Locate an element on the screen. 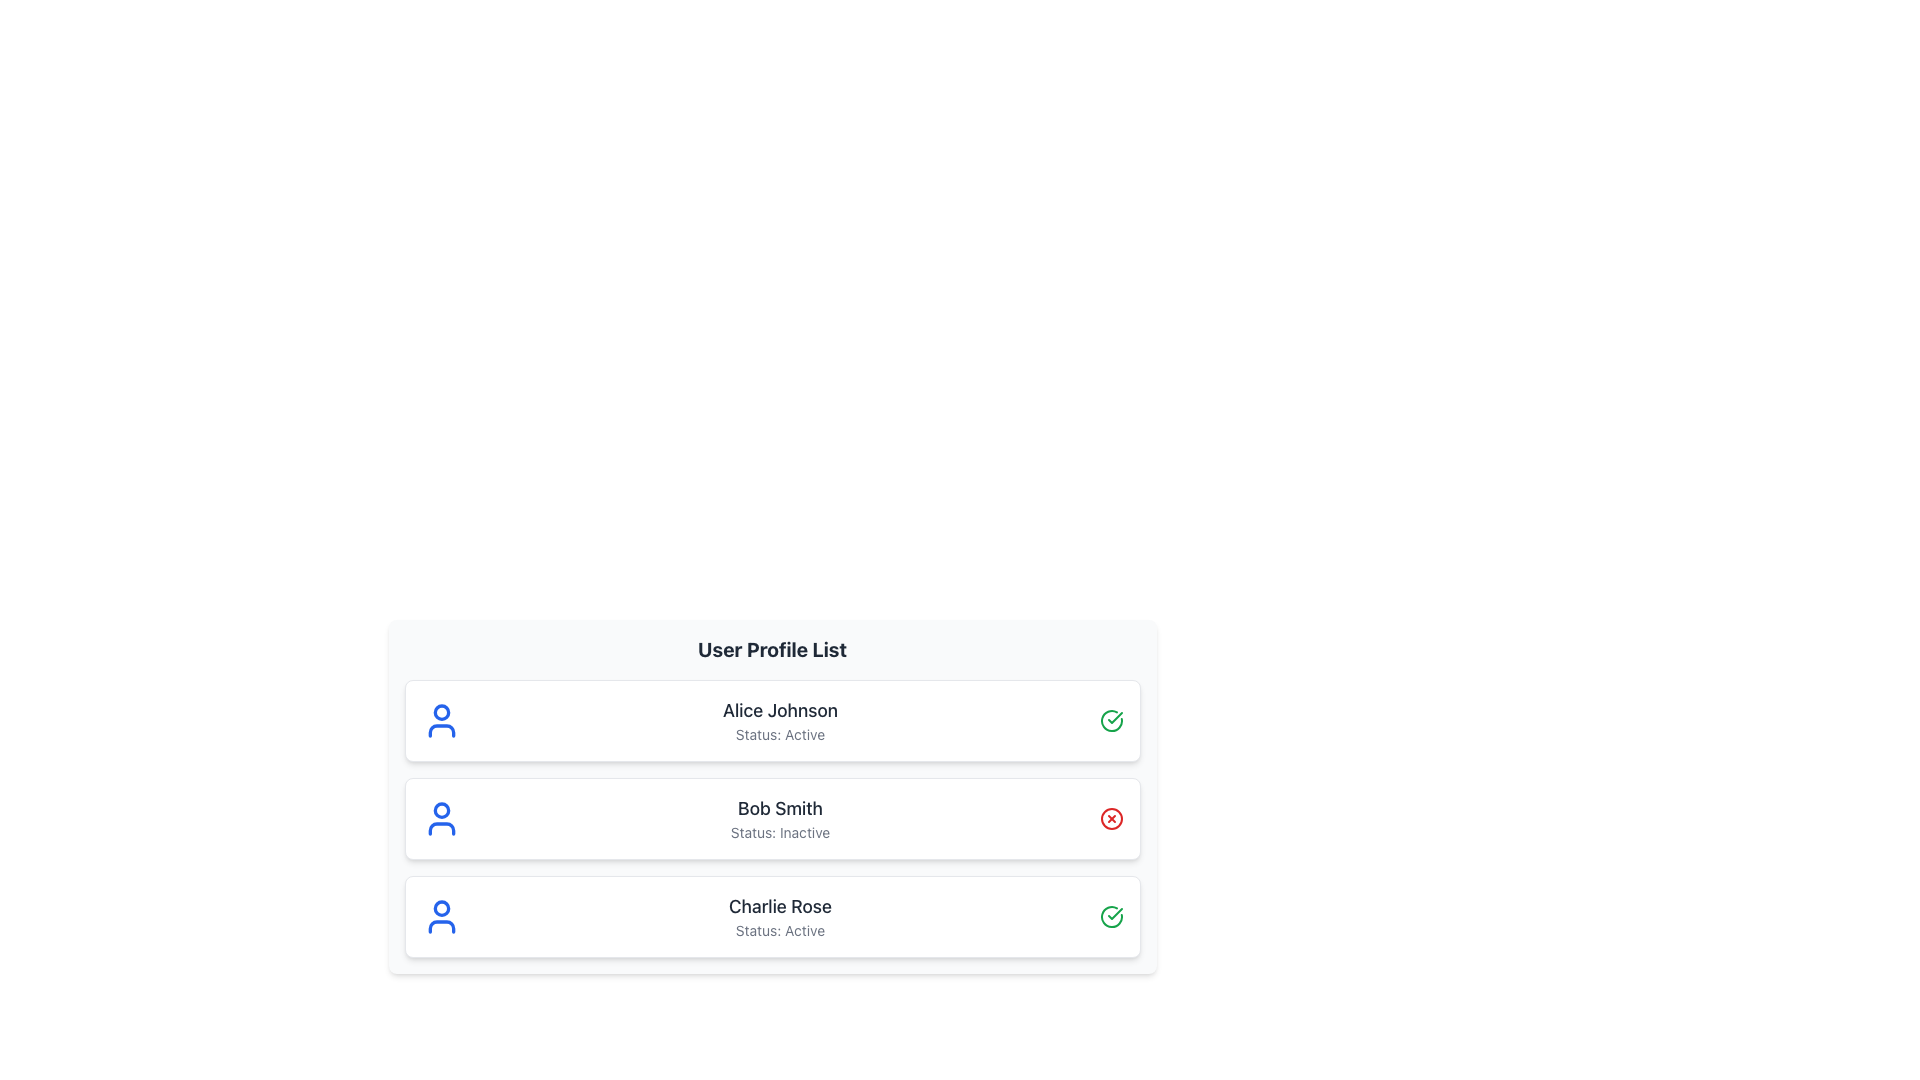  the topmost blue outlined circle within the user profile icon, located to the left of 'Alice Johnson' and 'Status: Active' is located at coordinates (440, 711).